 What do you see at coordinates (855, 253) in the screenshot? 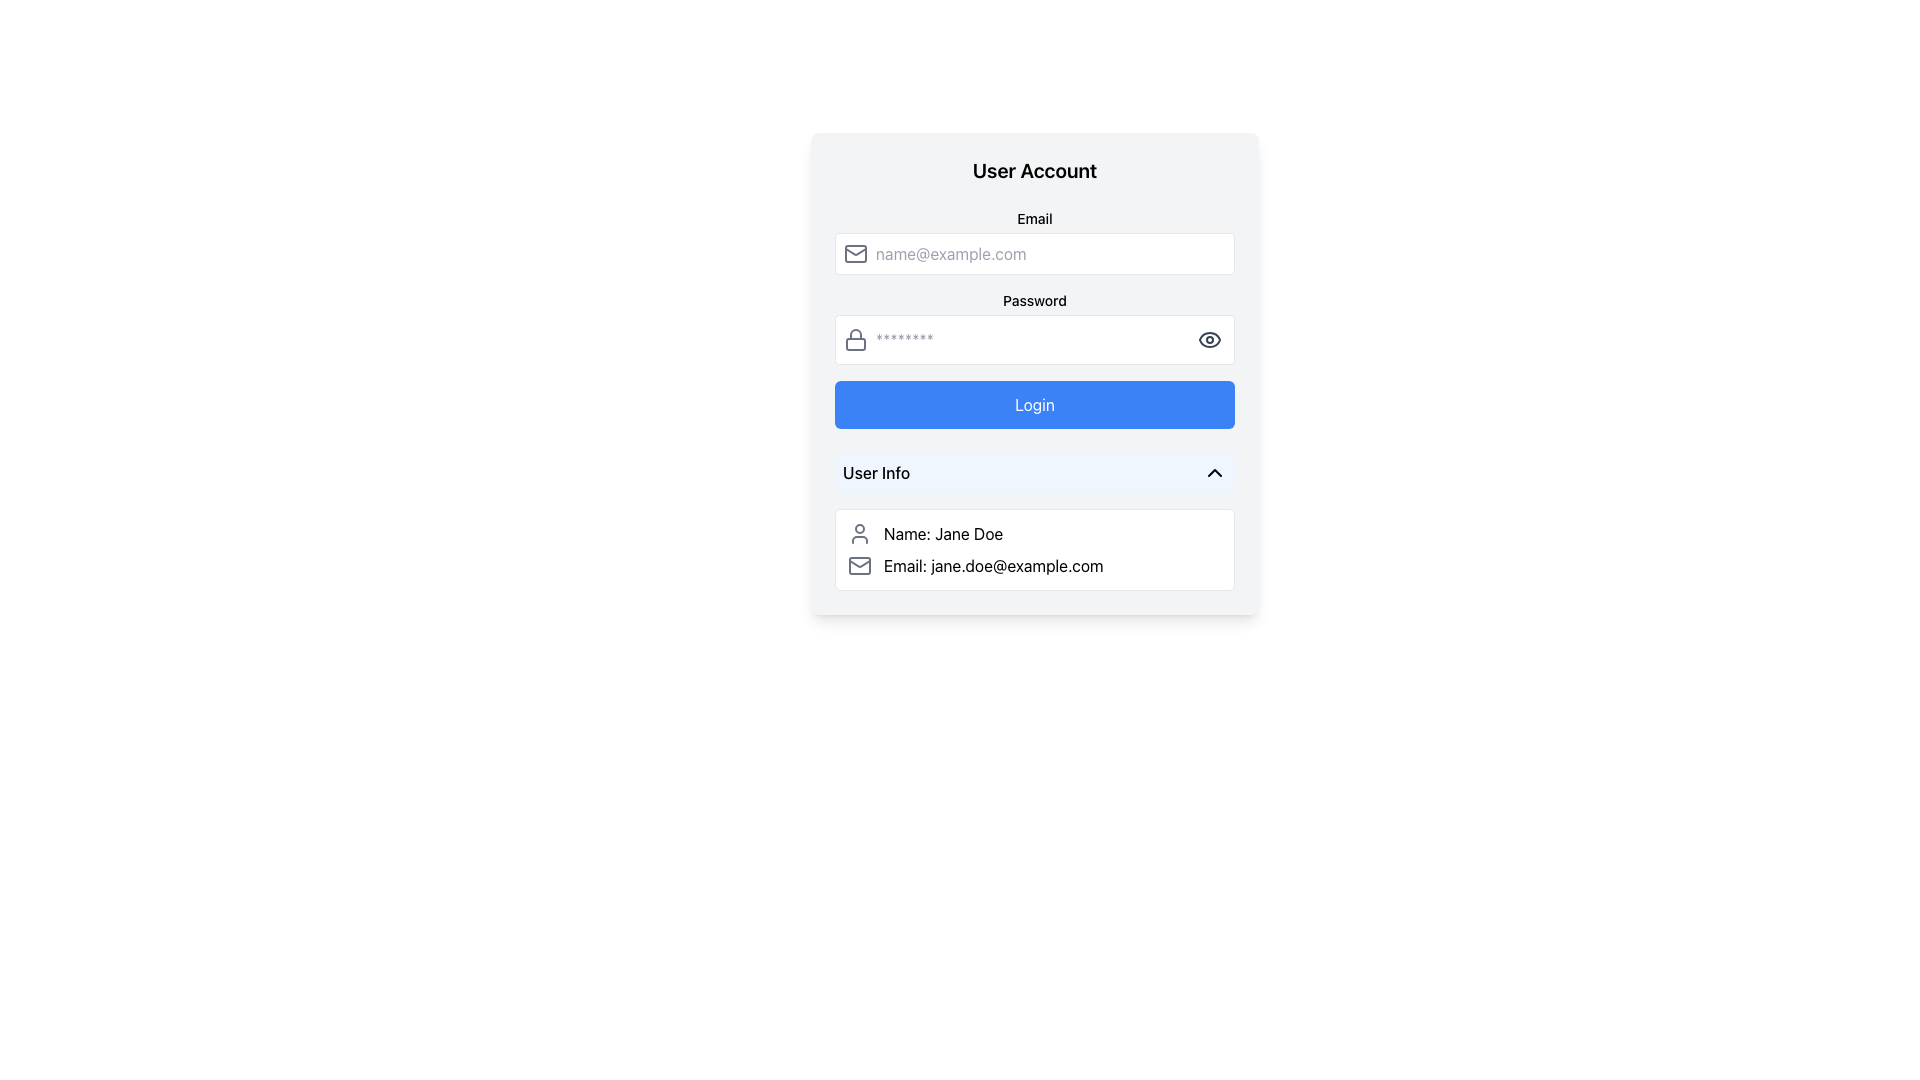
I see `the gray minimalistic envelope icon located to the left of the email input field, adjacent to the placeholder text 'name@example.com'` at bounding box center [855, 253].